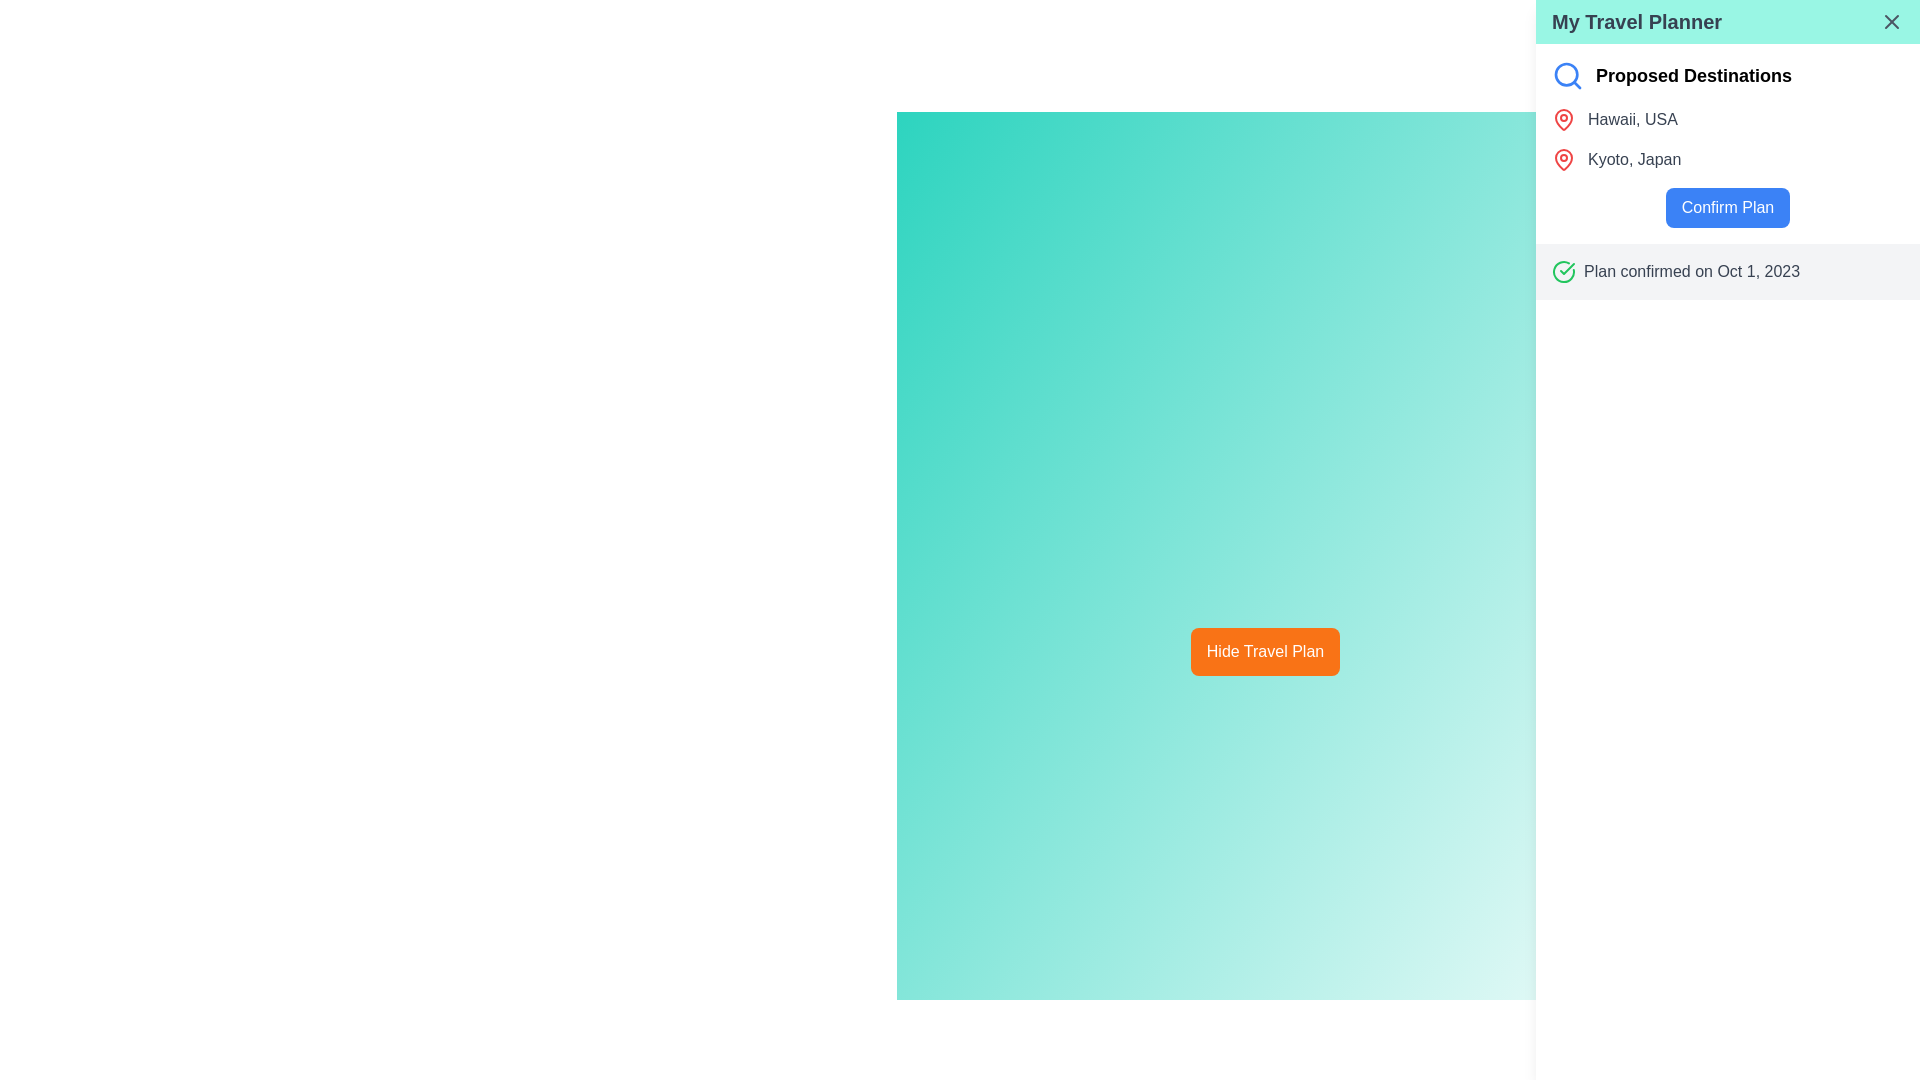 This screenshot has height=1080, width=1920. I want to click on the Text Label displaying 'Hawaii, USA' in a gray font, located within the sidebar titled 'My Travel Planner' under 'Proposed Destinations', so click(1632, 119).